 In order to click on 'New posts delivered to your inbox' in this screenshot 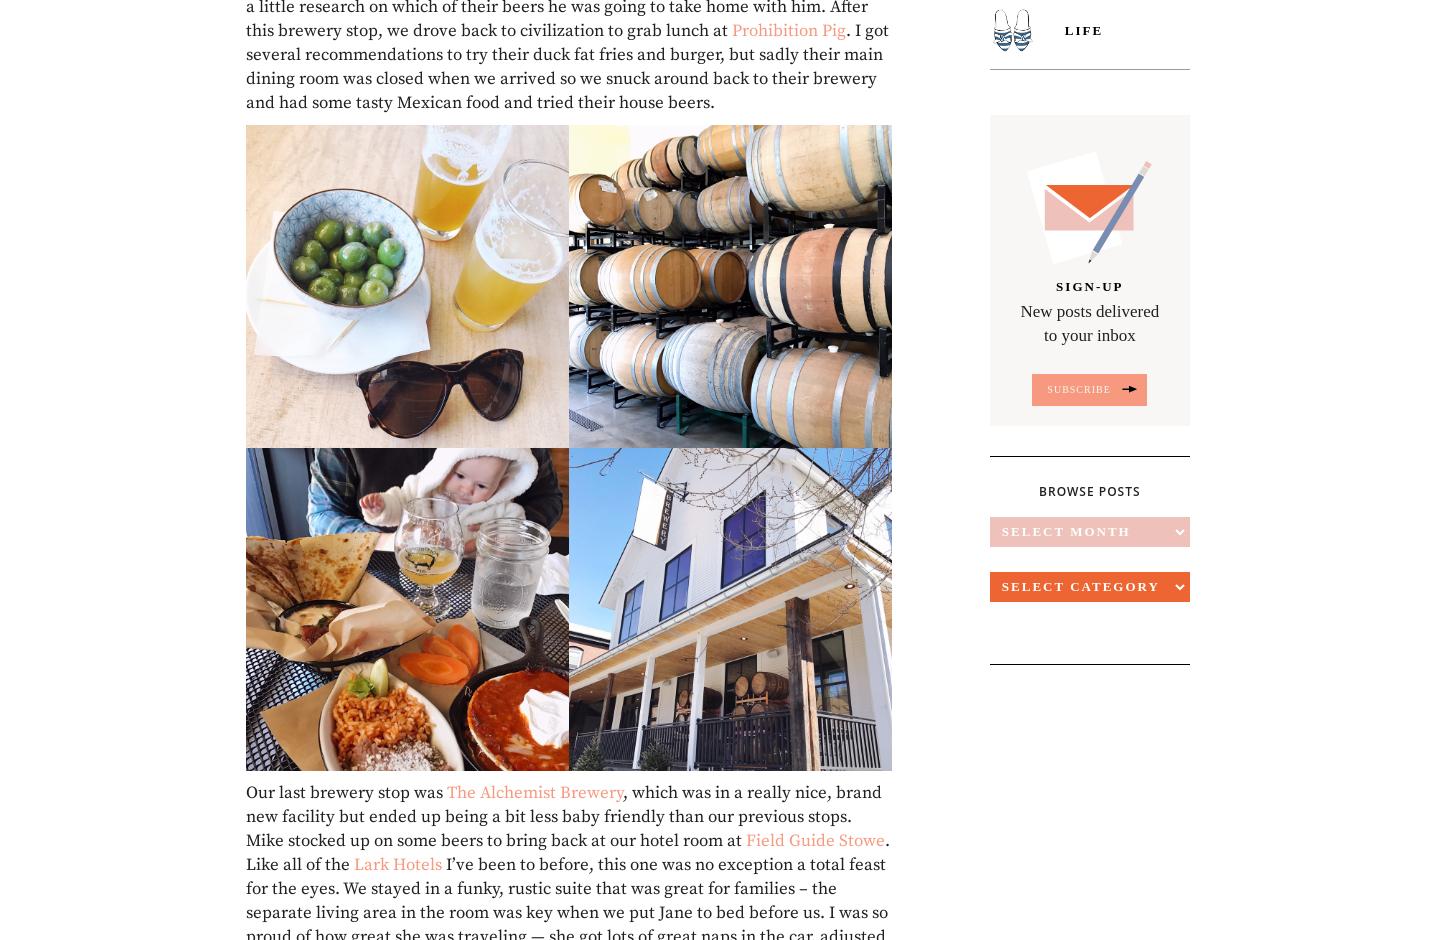, I will do `click(1088, 323)`.